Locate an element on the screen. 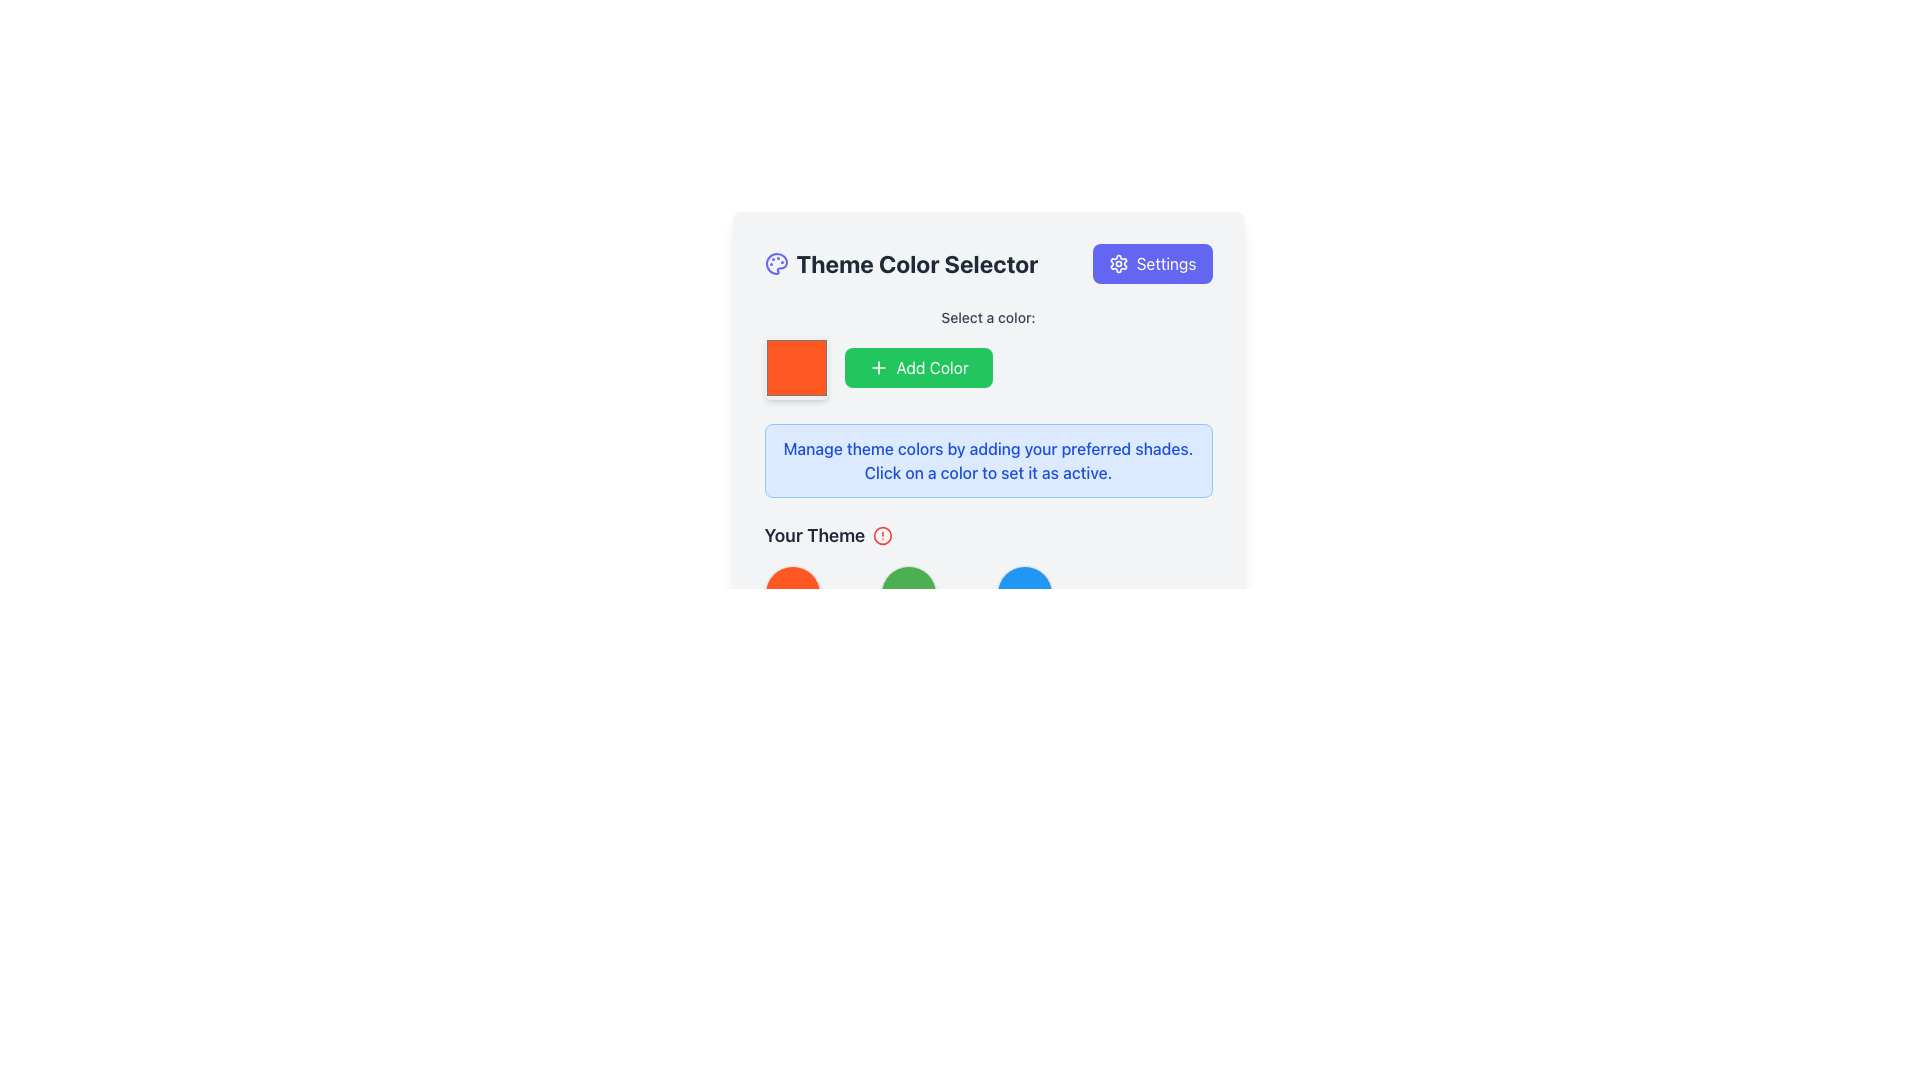 This screenshot has height=1080, width=1920. the third circular color option in the color selection tool is located at coordinates (1024, 593).